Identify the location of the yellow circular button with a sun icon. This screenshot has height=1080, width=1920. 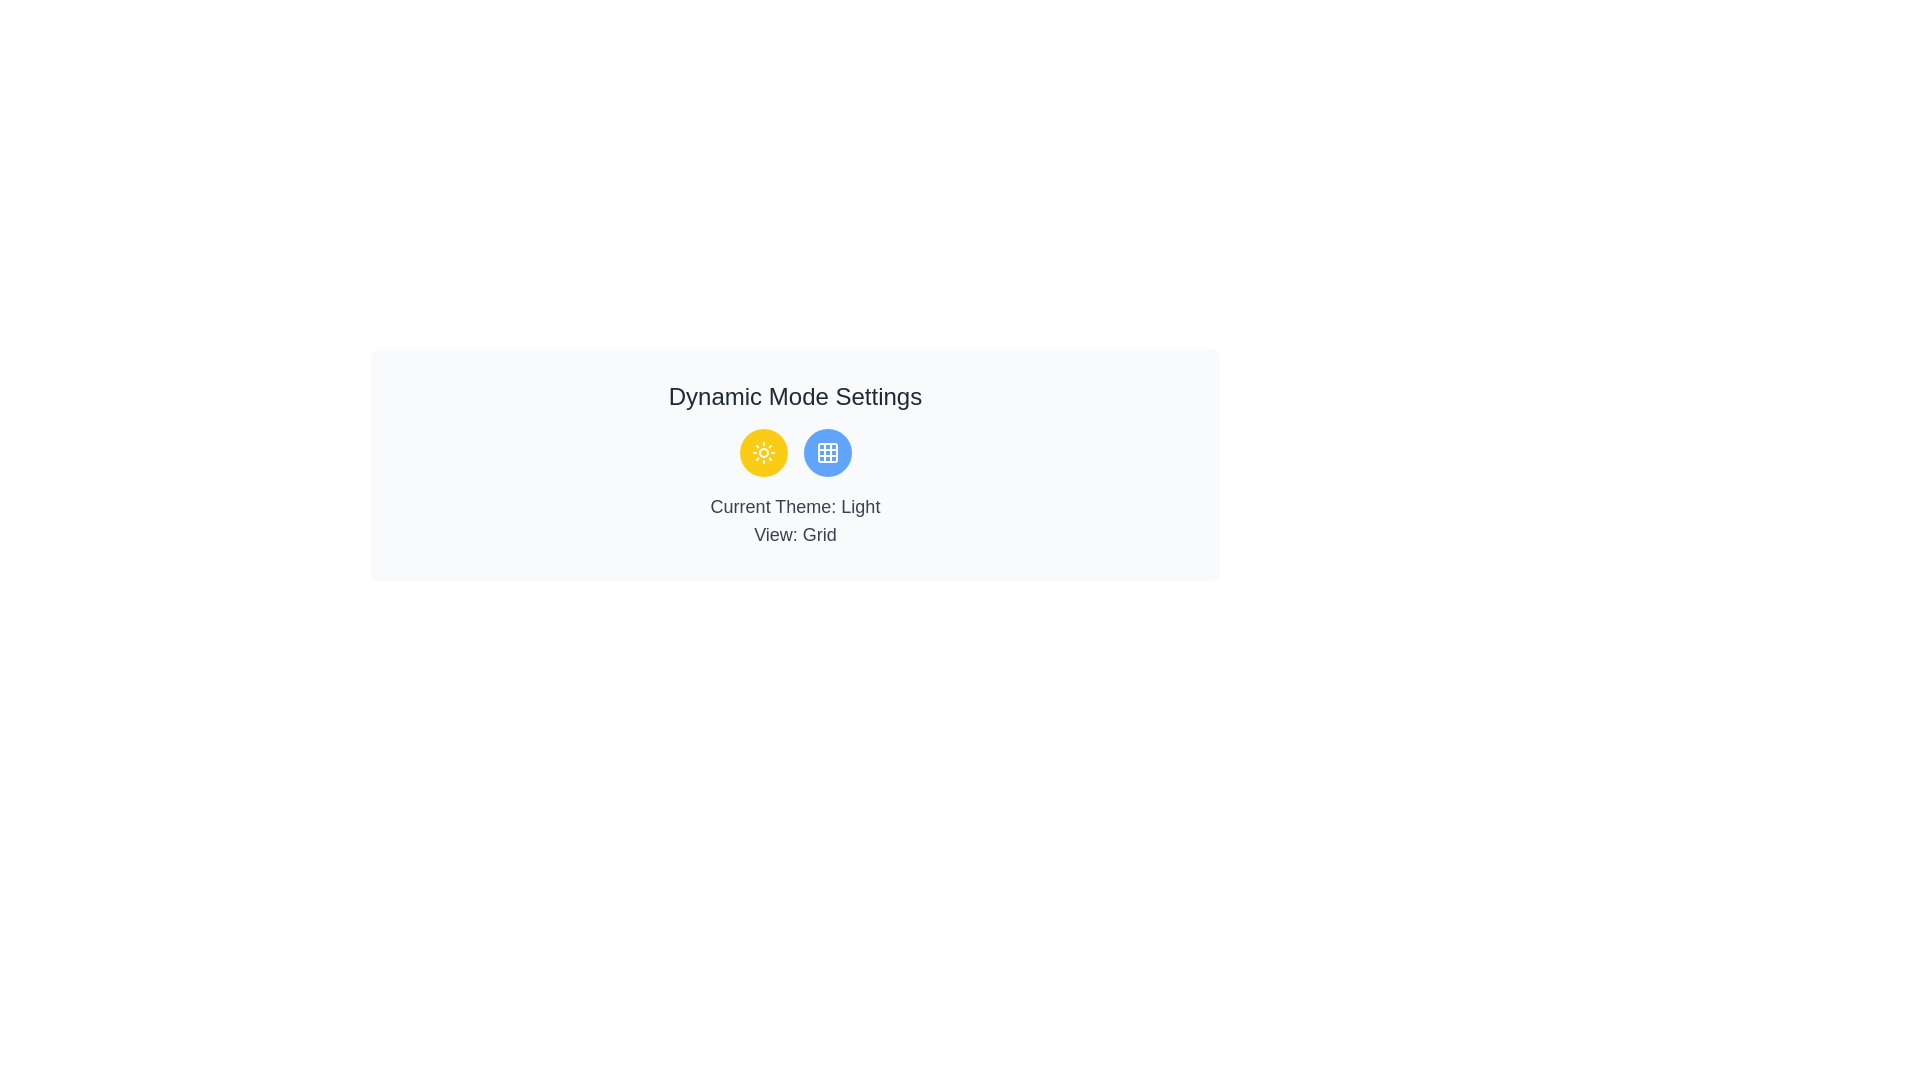
(762, 452).